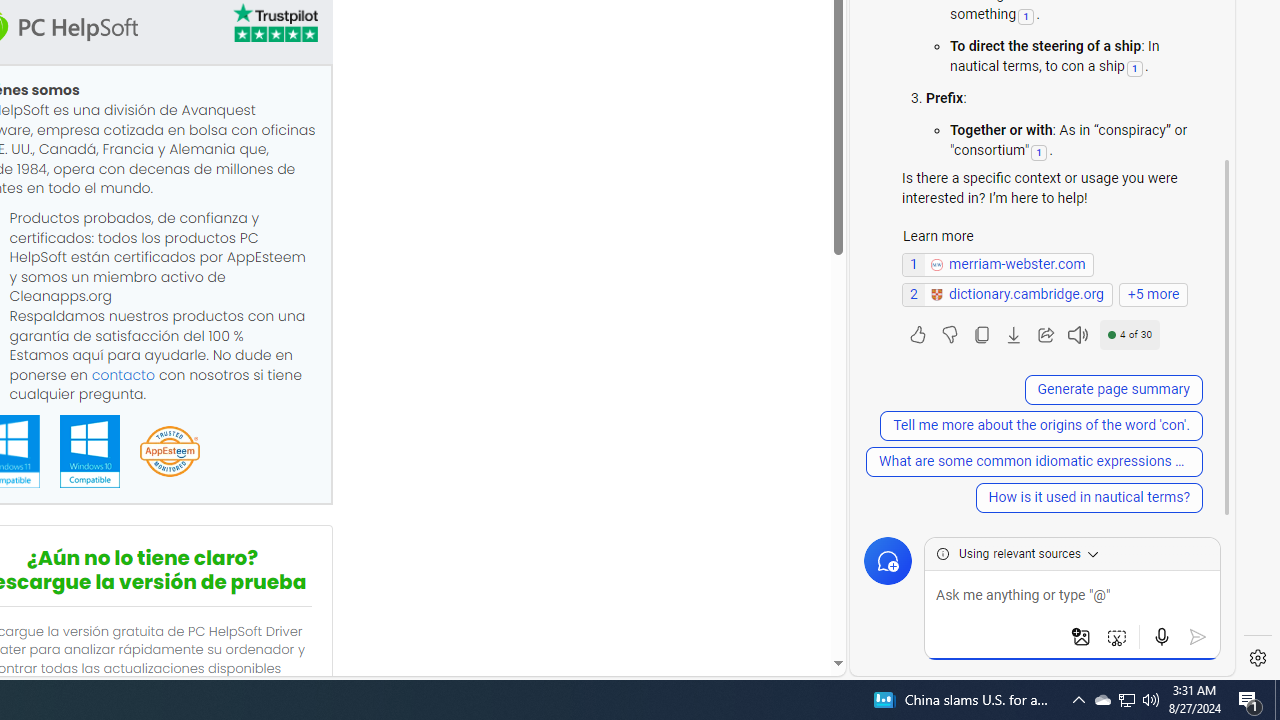 The image size is (1280, 720). Describe the element at coordinates (122, 374) in the screenshot. I see `'contacto'` at that location.